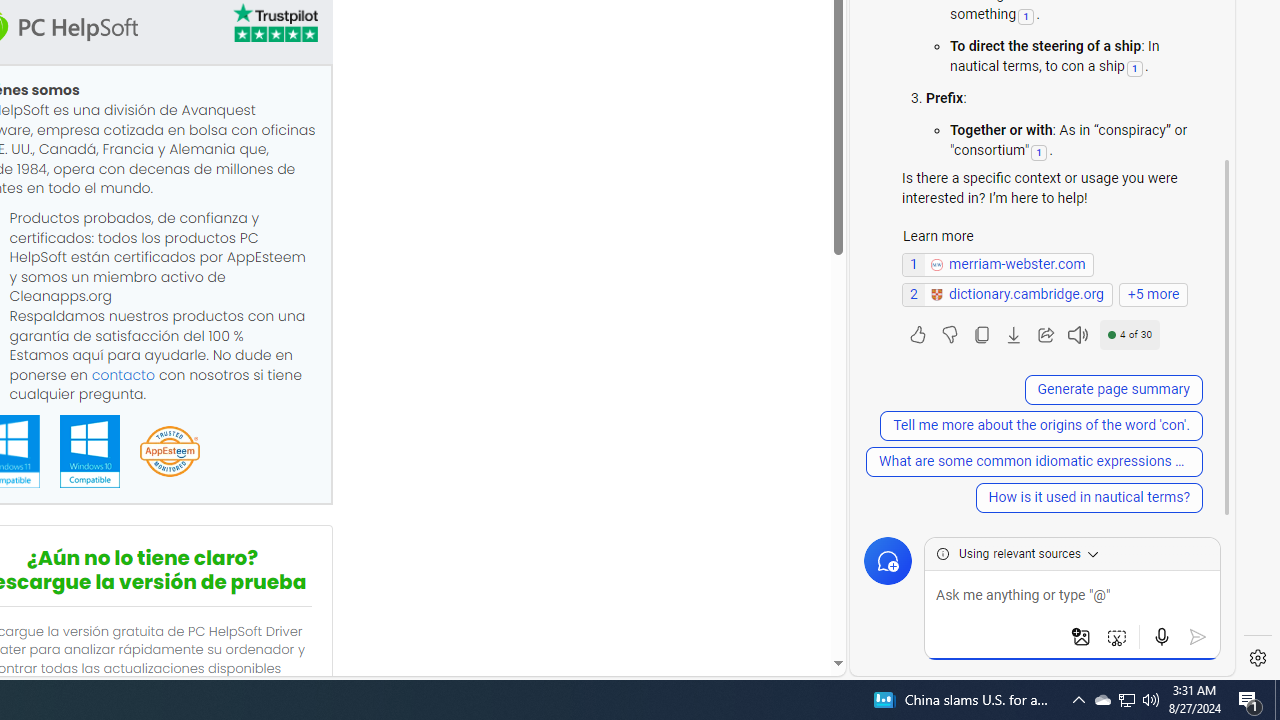 The image size is (1280, 720). Describe the element at coordinates (122, 374) in the screenshot. I see `'contacto'` at that location.